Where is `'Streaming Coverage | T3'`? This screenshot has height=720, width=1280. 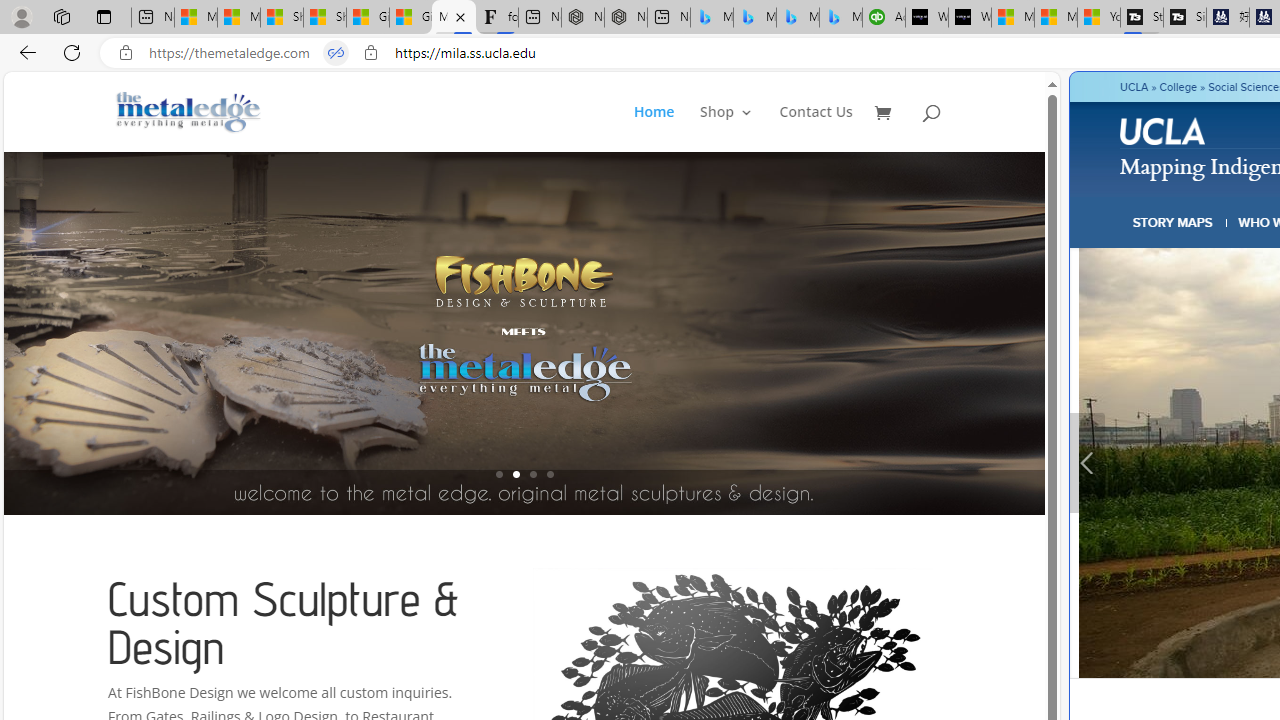 'Streaming Coverage | T3' is located at coordinates (1142, 17).